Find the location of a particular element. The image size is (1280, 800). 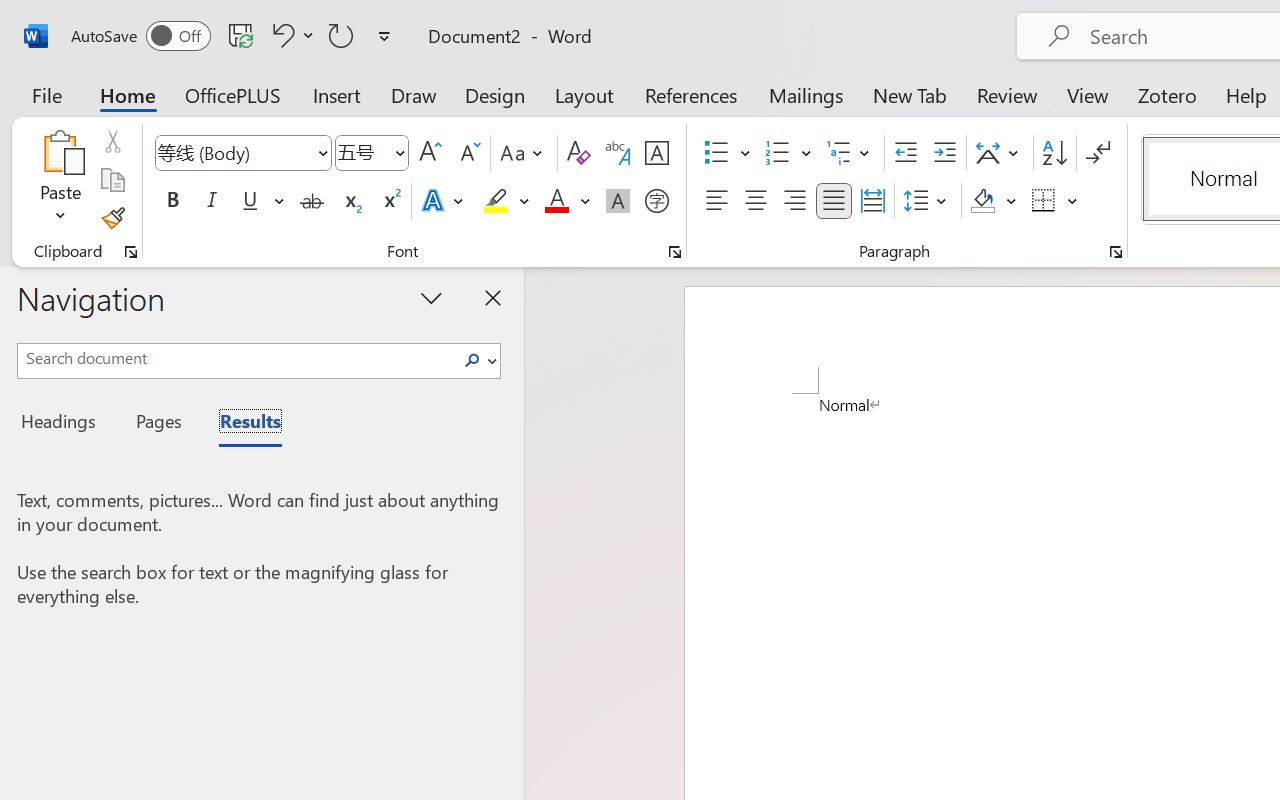

'Borders' is located at coordinates (1054, 201).